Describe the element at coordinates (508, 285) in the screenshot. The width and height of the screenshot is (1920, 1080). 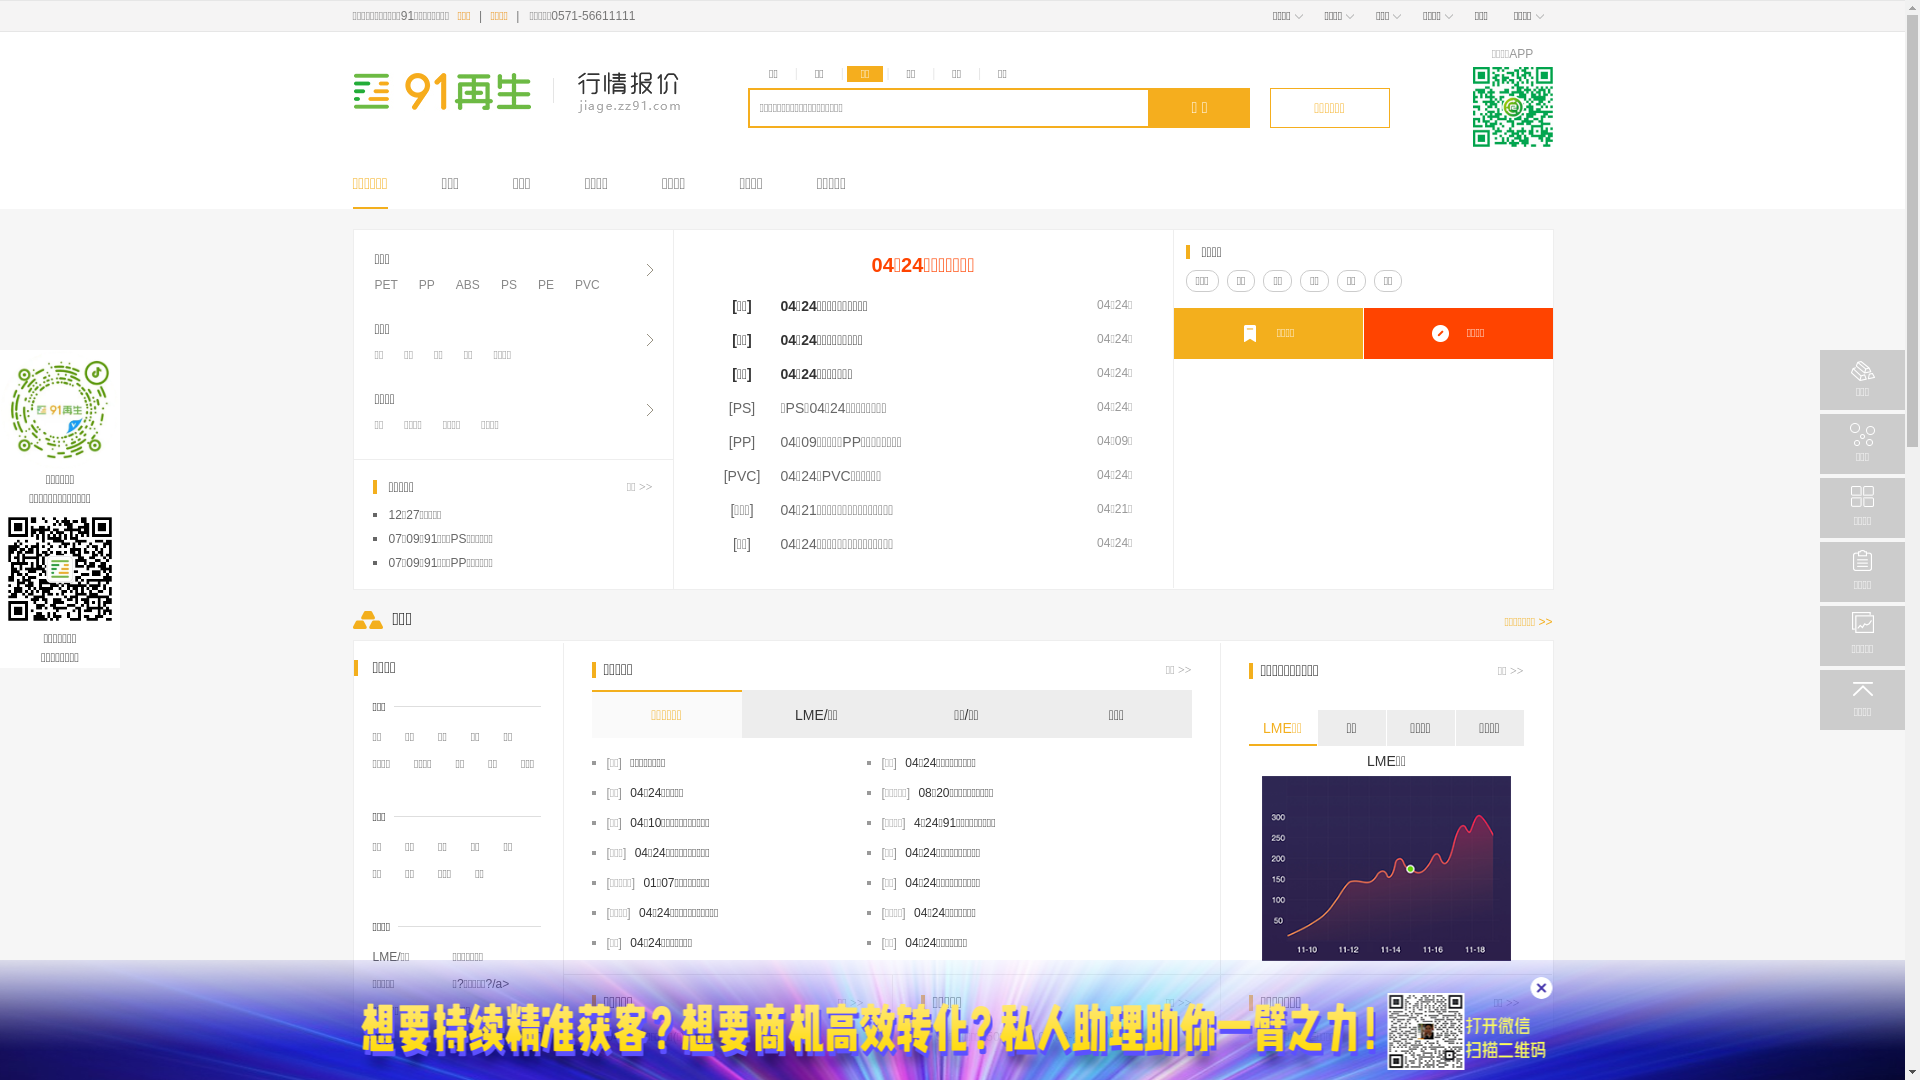
I see `'PS'` at that location.